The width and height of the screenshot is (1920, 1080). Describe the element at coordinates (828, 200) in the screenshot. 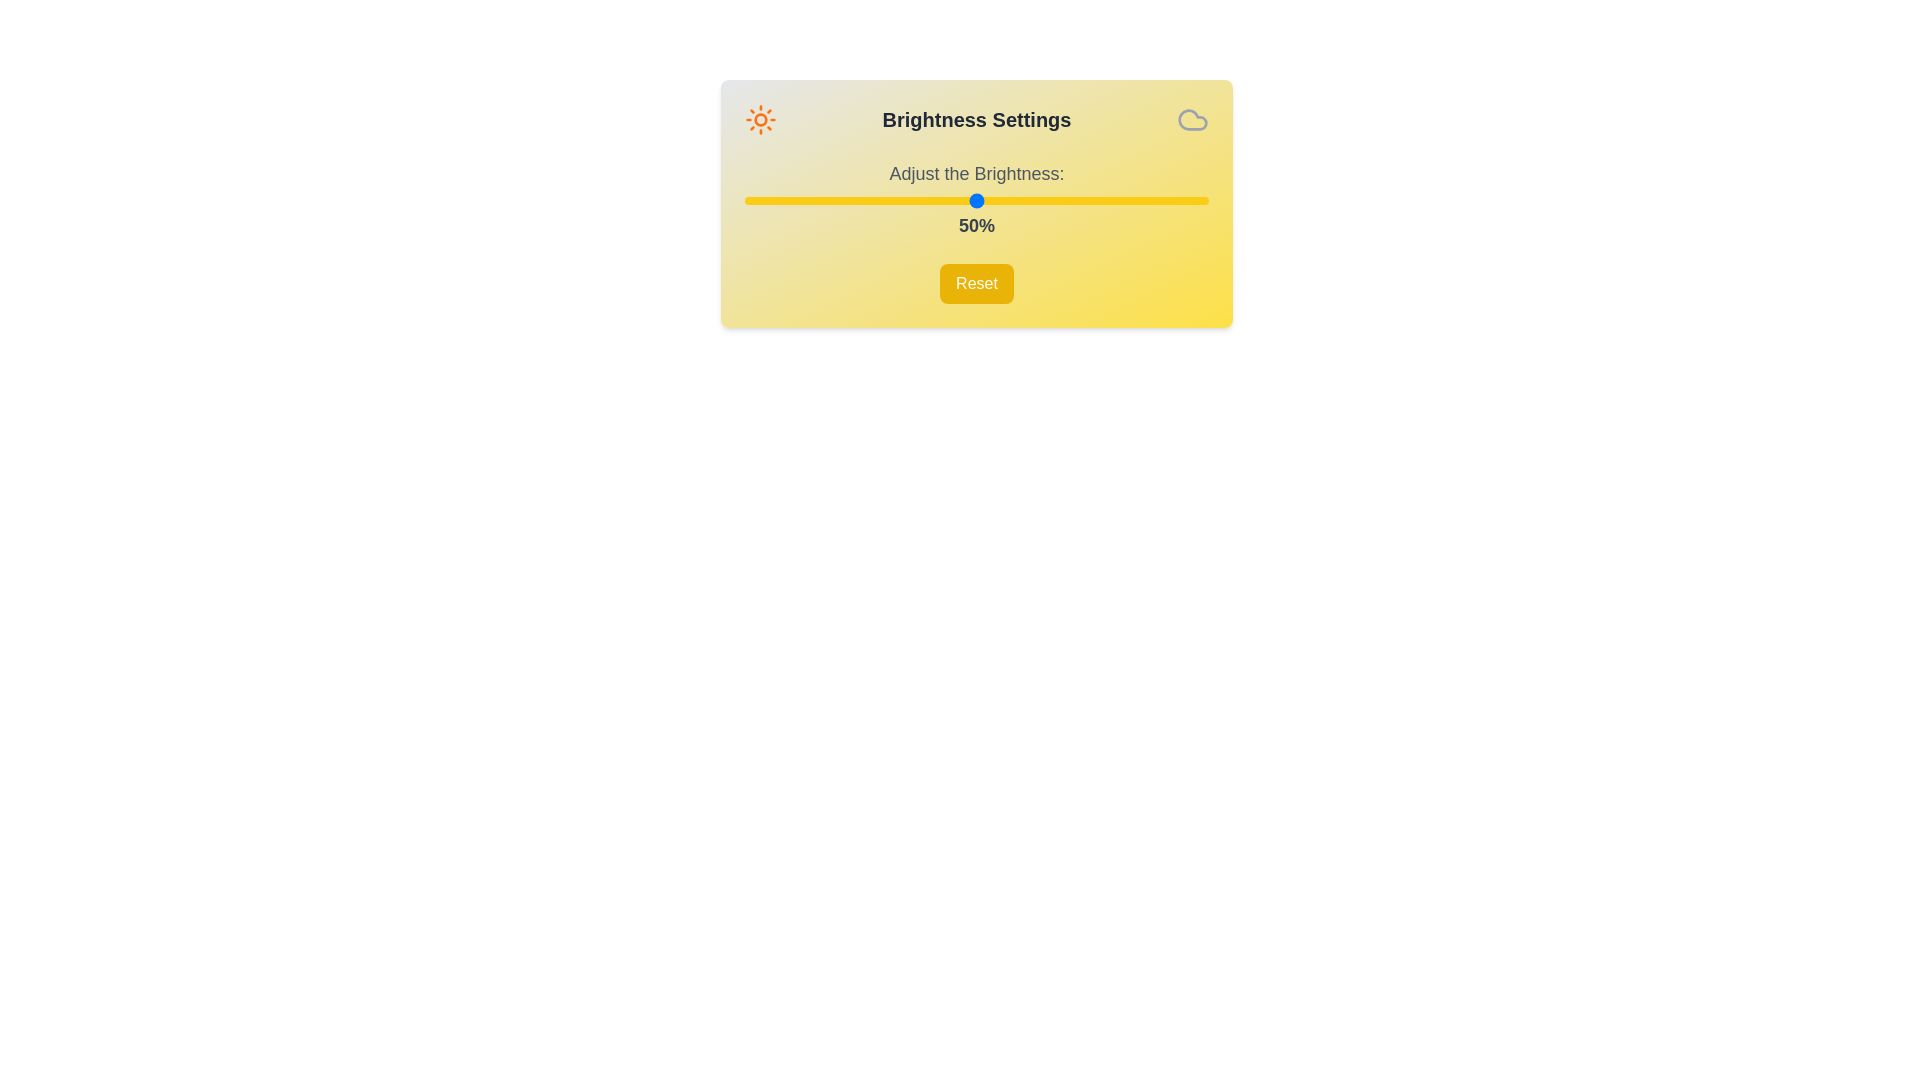

I see `the brightness slider to set the brightness level to 18%` at that location.